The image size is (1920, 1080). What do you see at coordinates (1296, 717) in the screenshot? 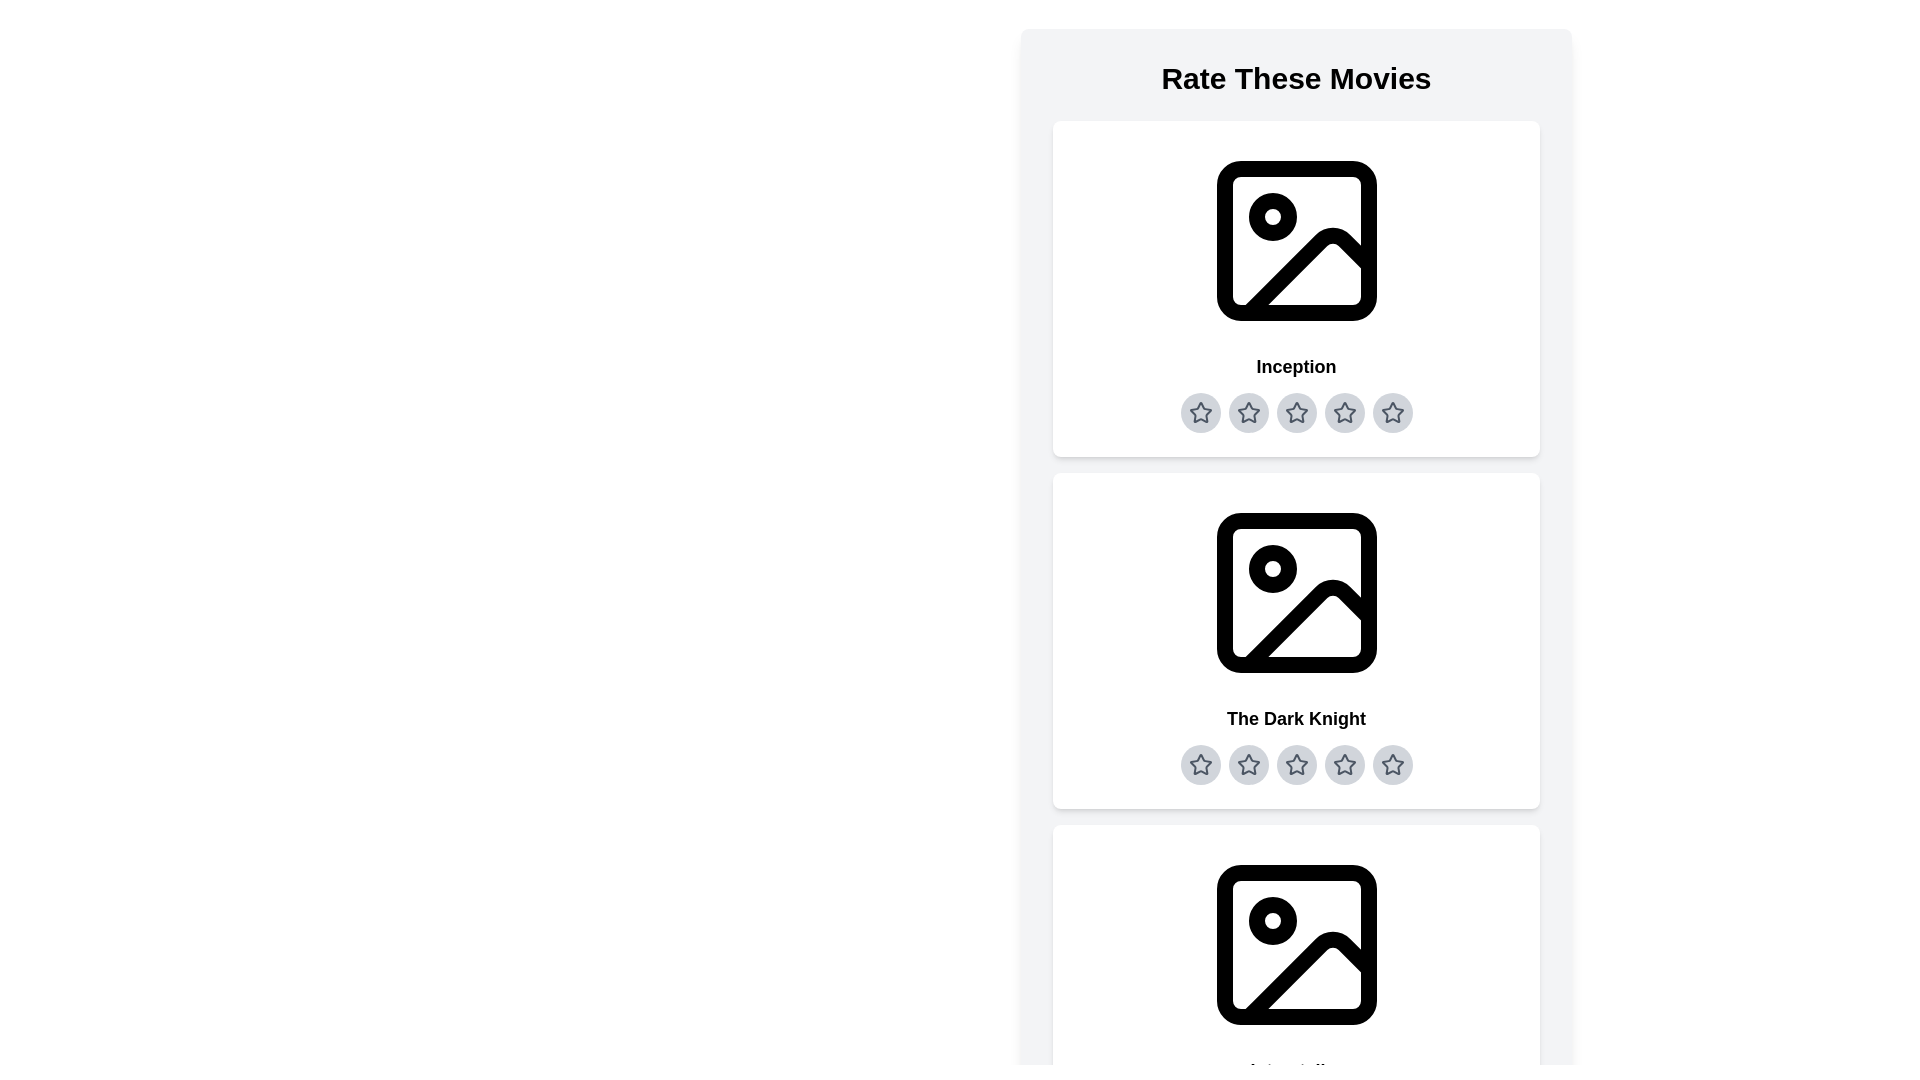
I see `the title of the movie The Dark Knight` at bounding box center [1296, 717].